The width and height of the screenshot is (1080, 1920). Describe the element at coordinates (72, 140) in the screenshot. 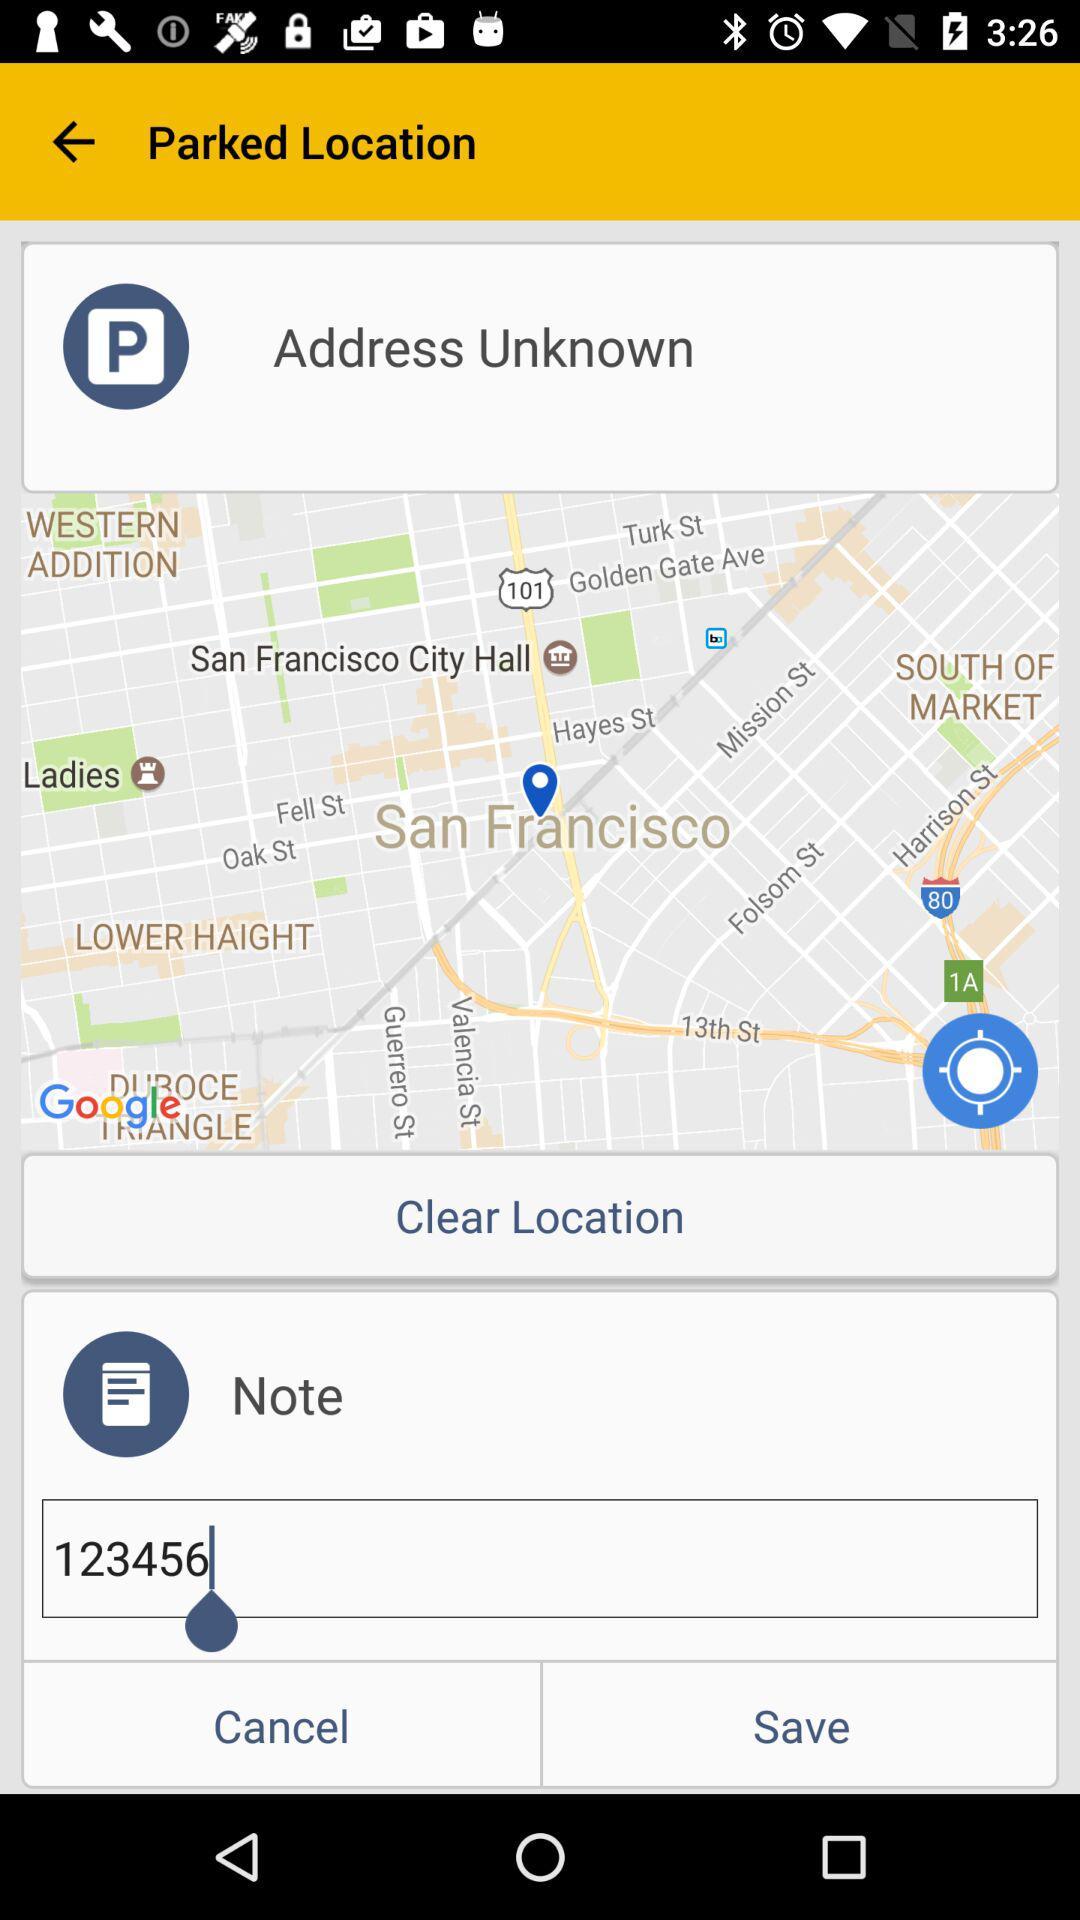

I see `the arrow_backward icon` at that location.